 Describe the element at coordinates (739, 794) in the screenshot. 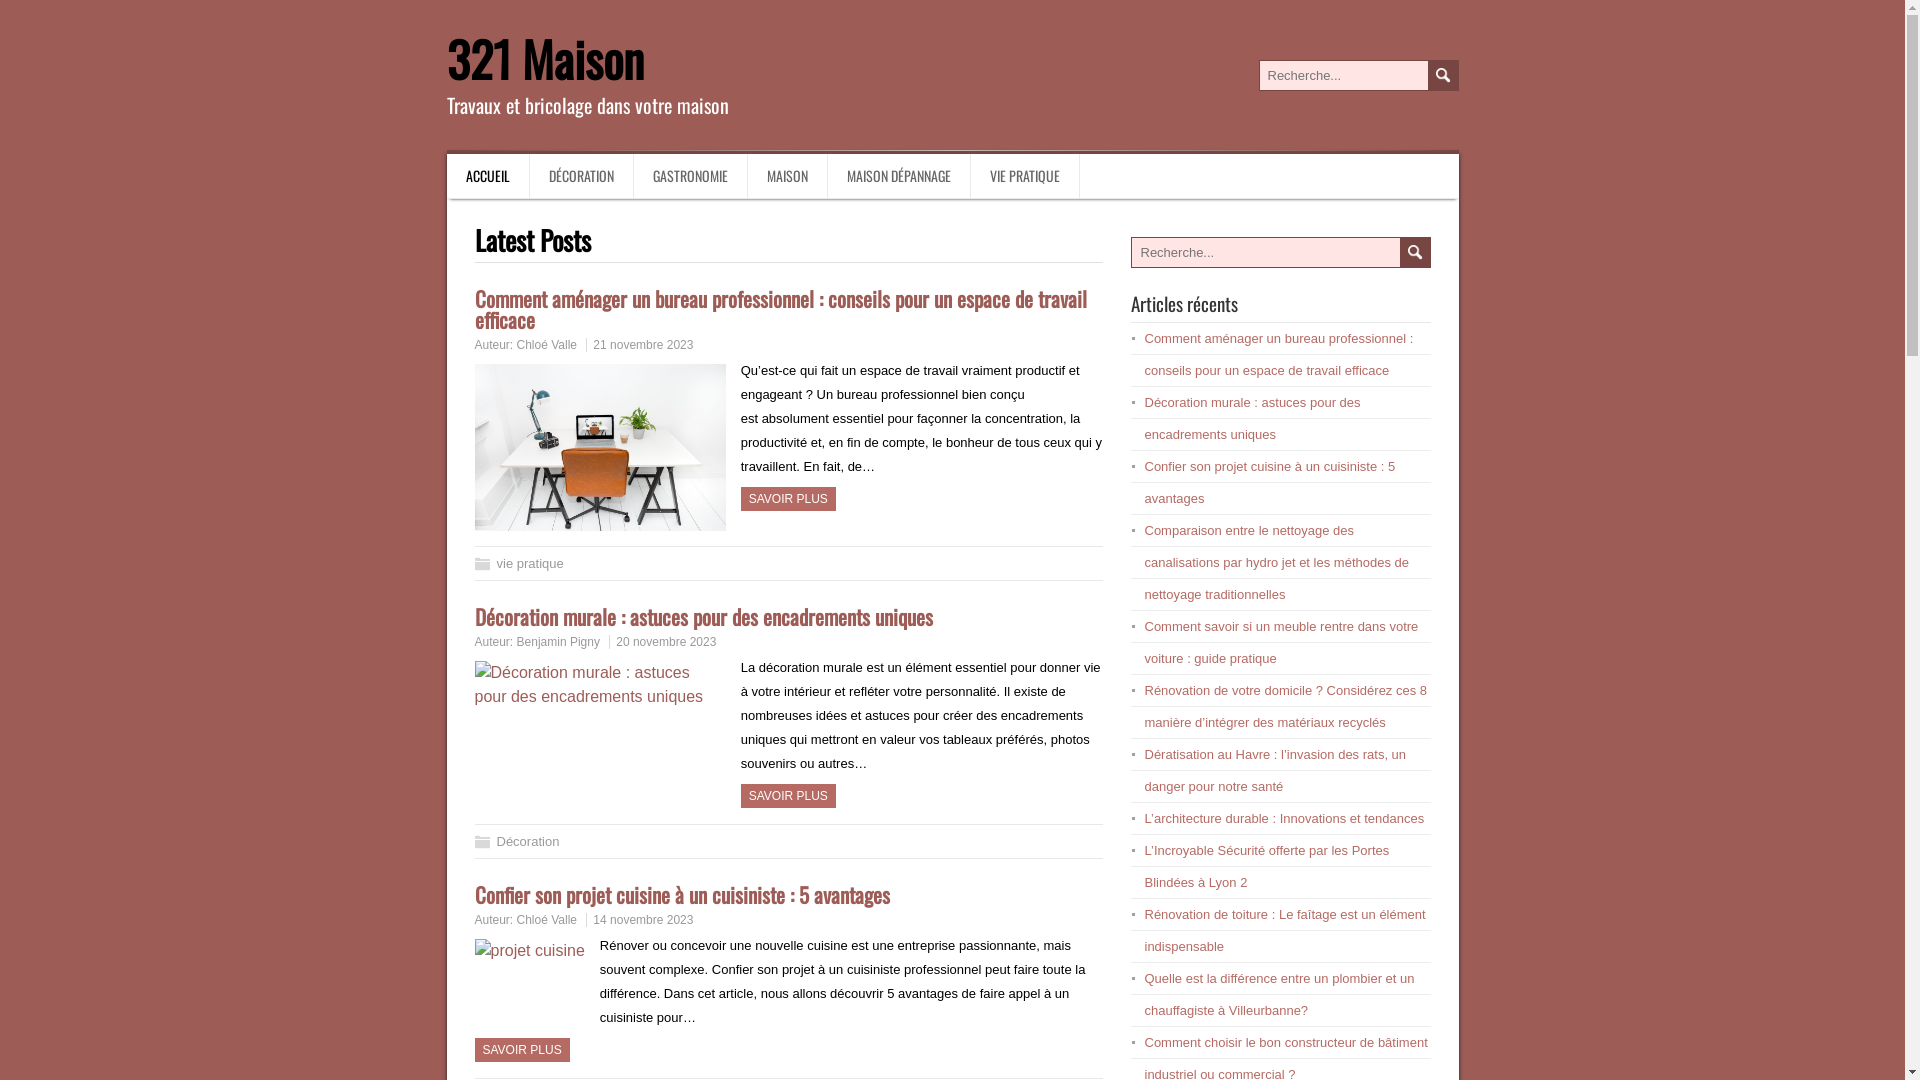

I see `'SAVOIR PLUS'` at that location.